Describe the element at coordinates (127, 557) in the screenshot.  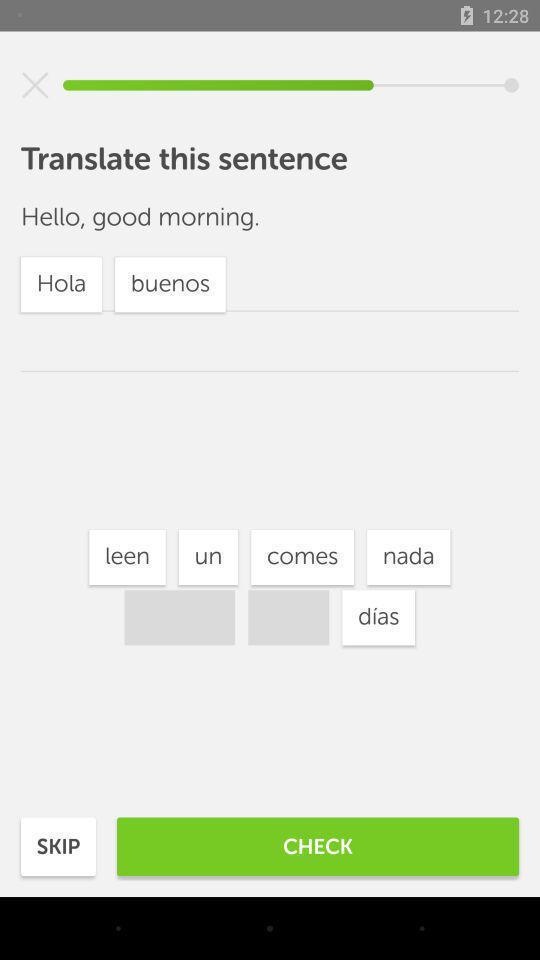
I see `icon next to the un item` at that location.